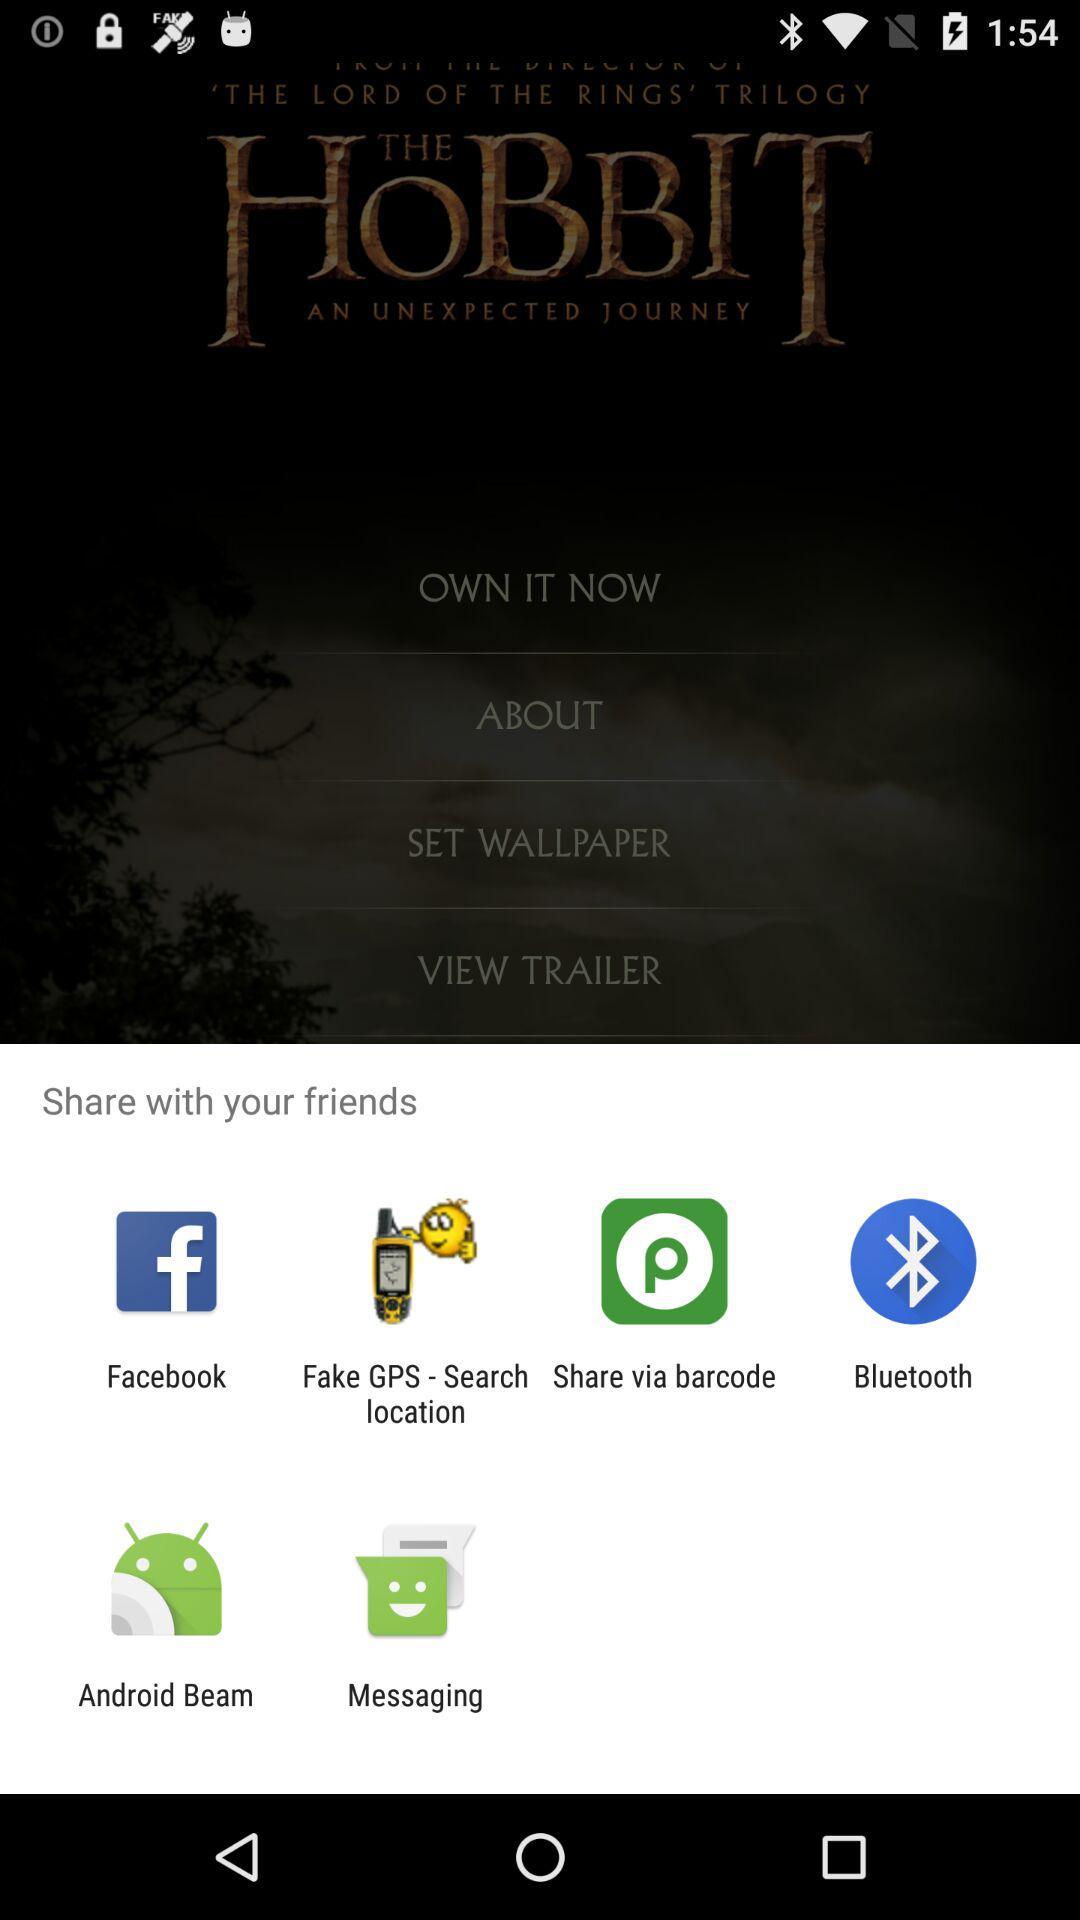  I want to click on item to the right of android beam, so click(414, 1711).